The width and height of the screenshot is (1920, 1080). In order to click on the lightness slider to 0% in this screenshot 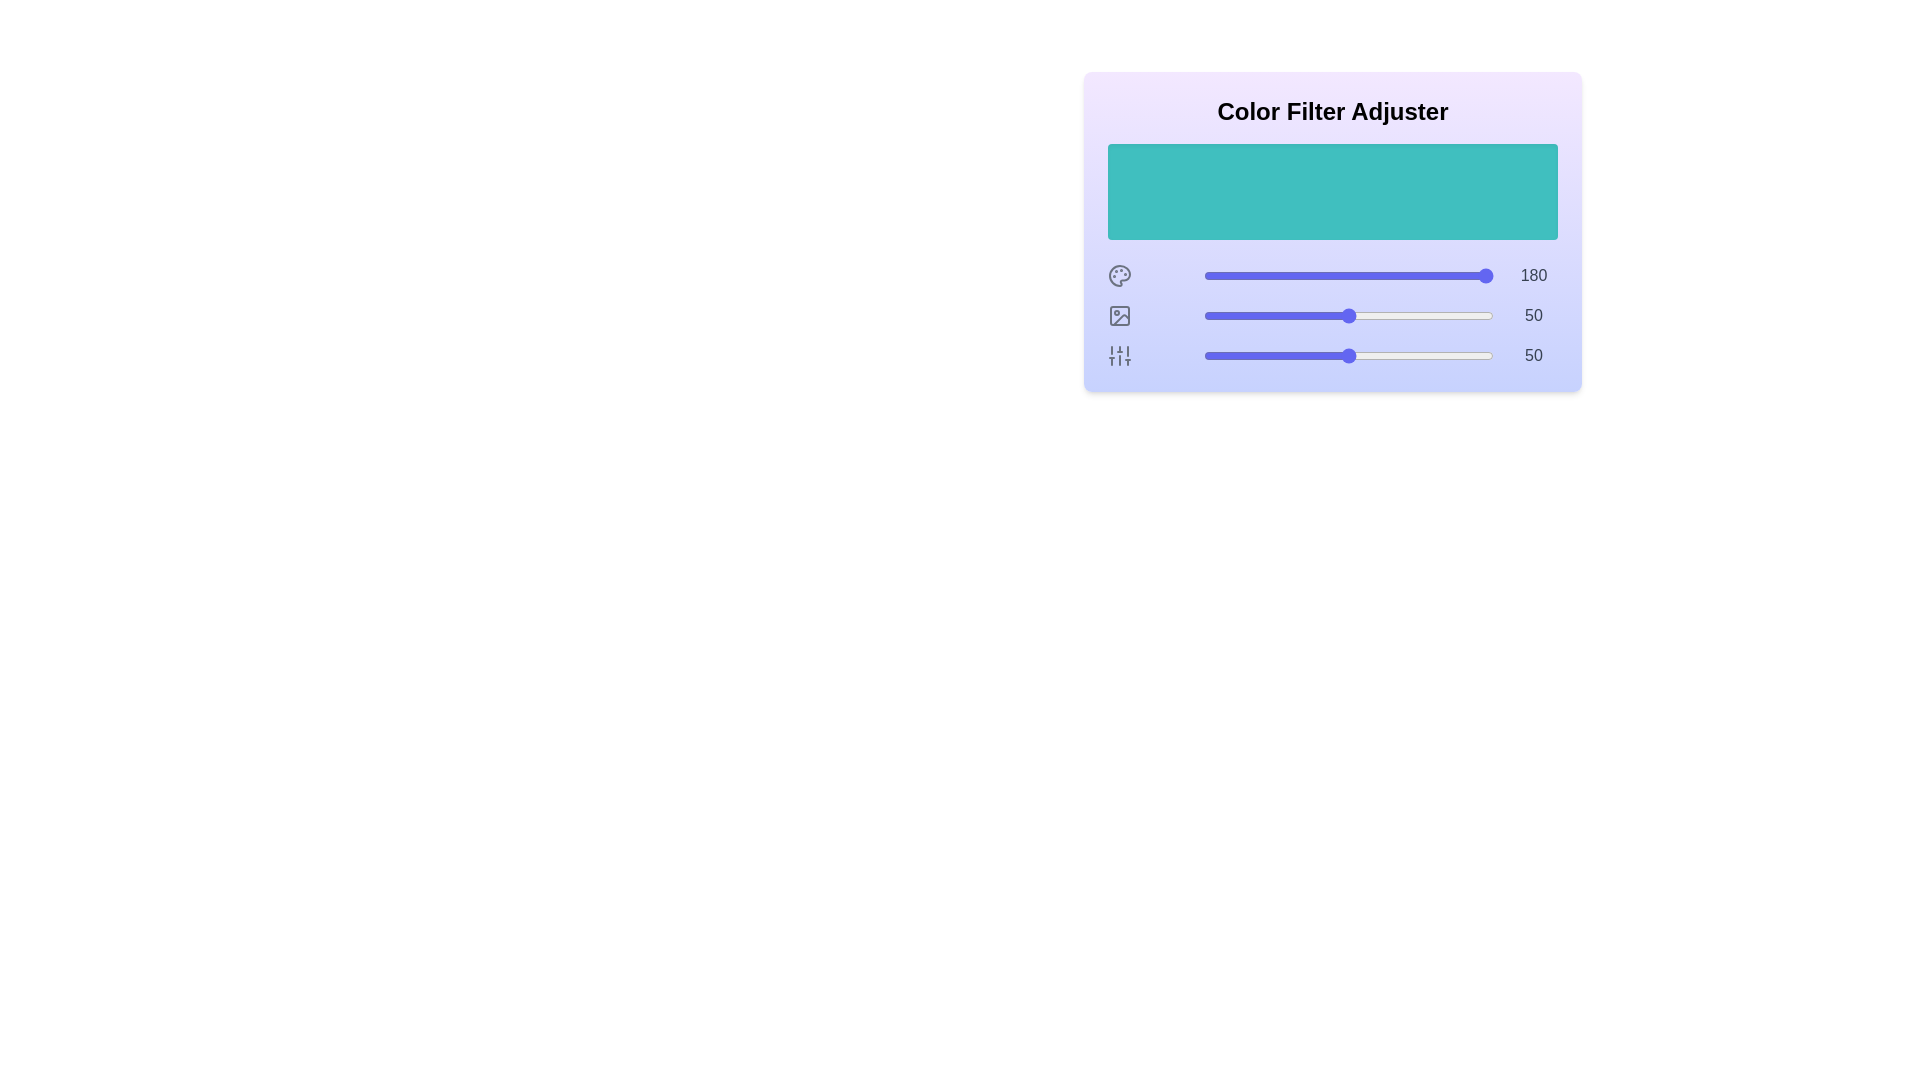, I will do `click(1203, 315)`.